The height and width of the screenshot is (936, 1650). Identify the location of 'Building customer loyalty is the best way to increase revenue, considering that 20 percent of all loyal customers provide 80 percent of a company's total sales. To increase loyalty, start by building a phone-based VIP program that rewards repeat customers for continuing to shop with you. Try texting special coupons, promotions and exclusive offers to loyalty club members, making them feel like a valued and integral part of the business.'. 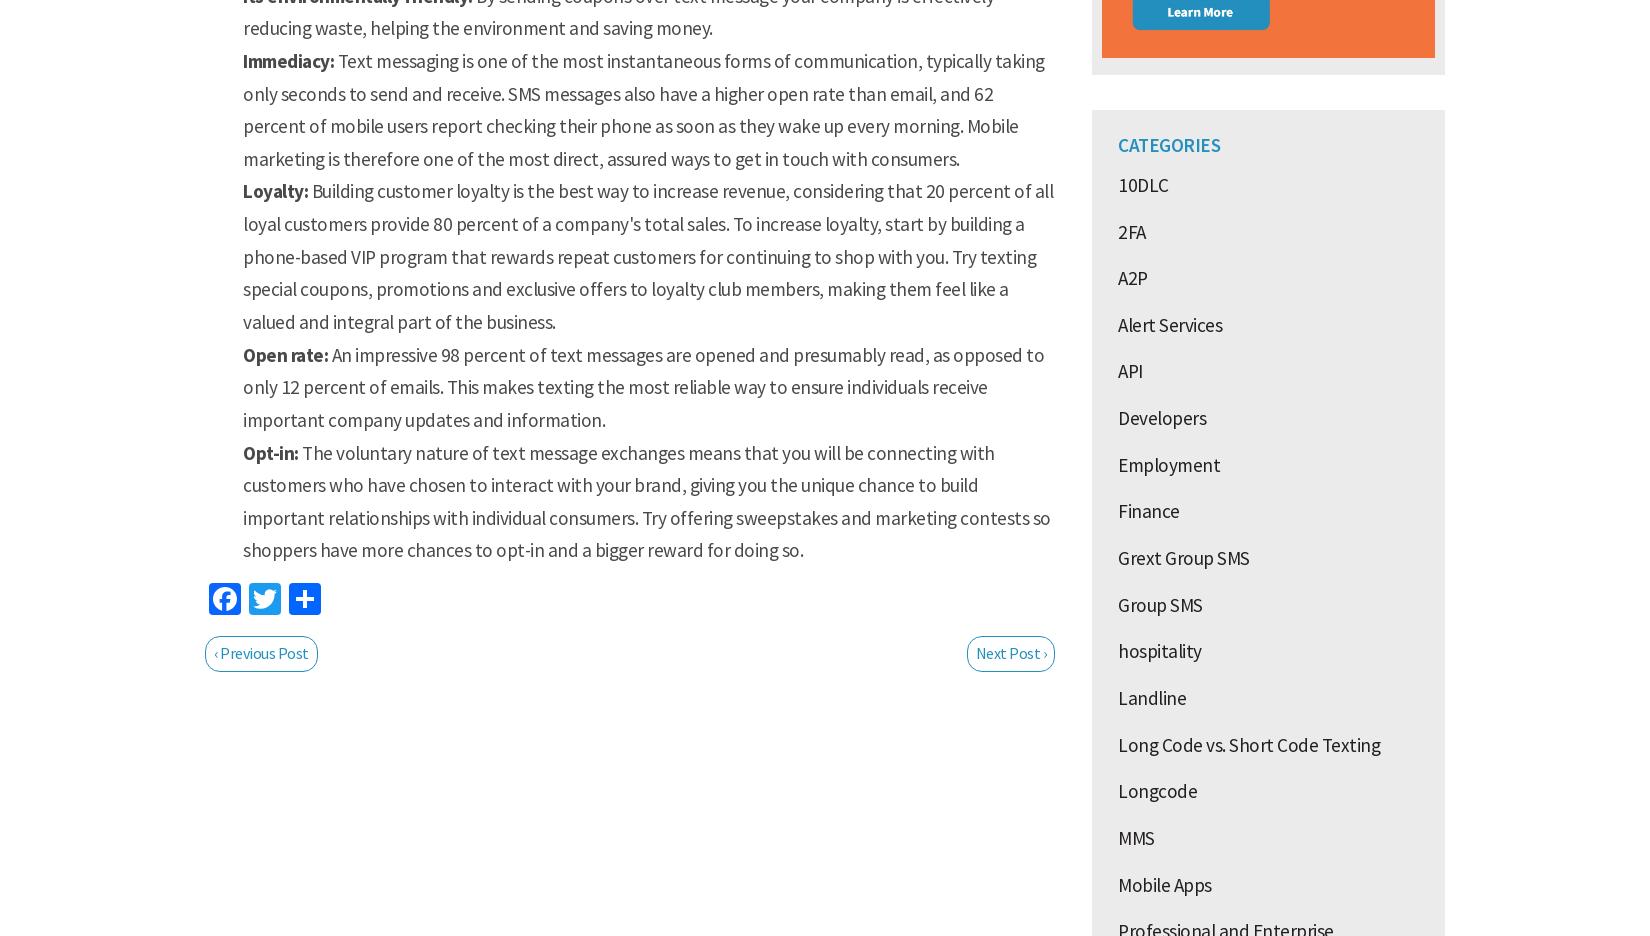
(646, 255).